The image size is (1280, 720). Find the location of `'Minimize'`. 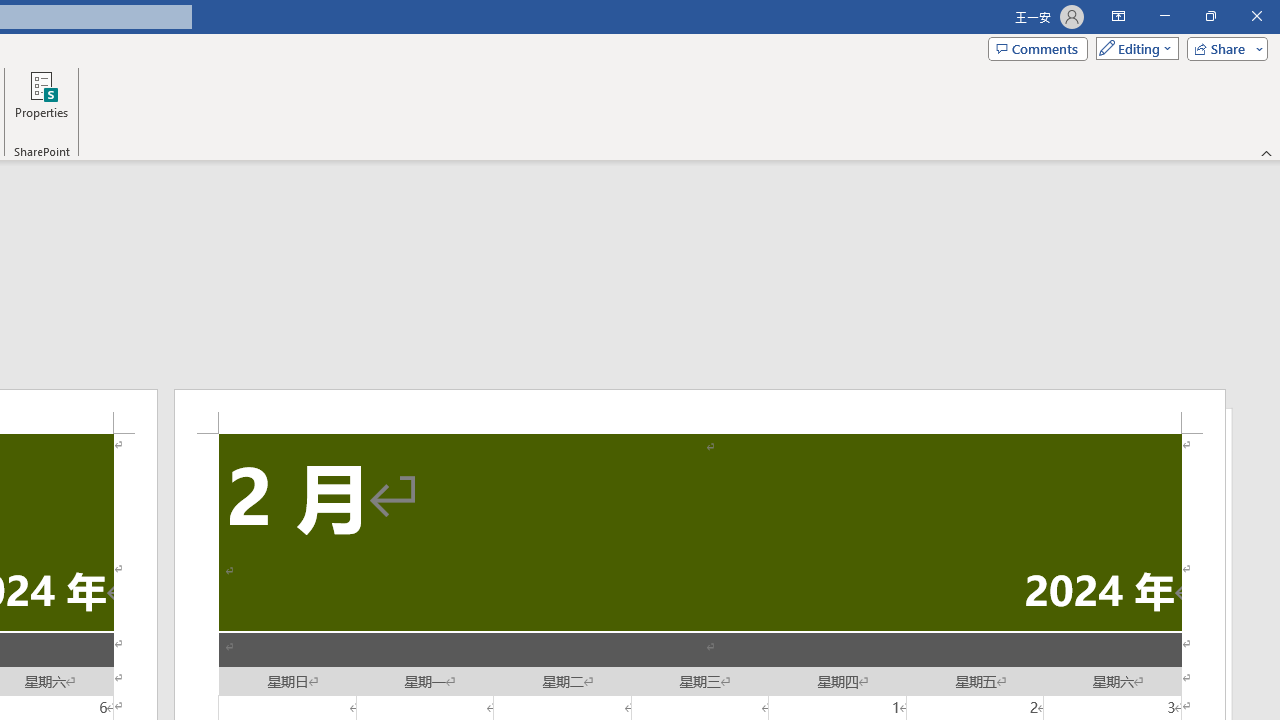

'Minimize' is located at coordinates (1164, 16).